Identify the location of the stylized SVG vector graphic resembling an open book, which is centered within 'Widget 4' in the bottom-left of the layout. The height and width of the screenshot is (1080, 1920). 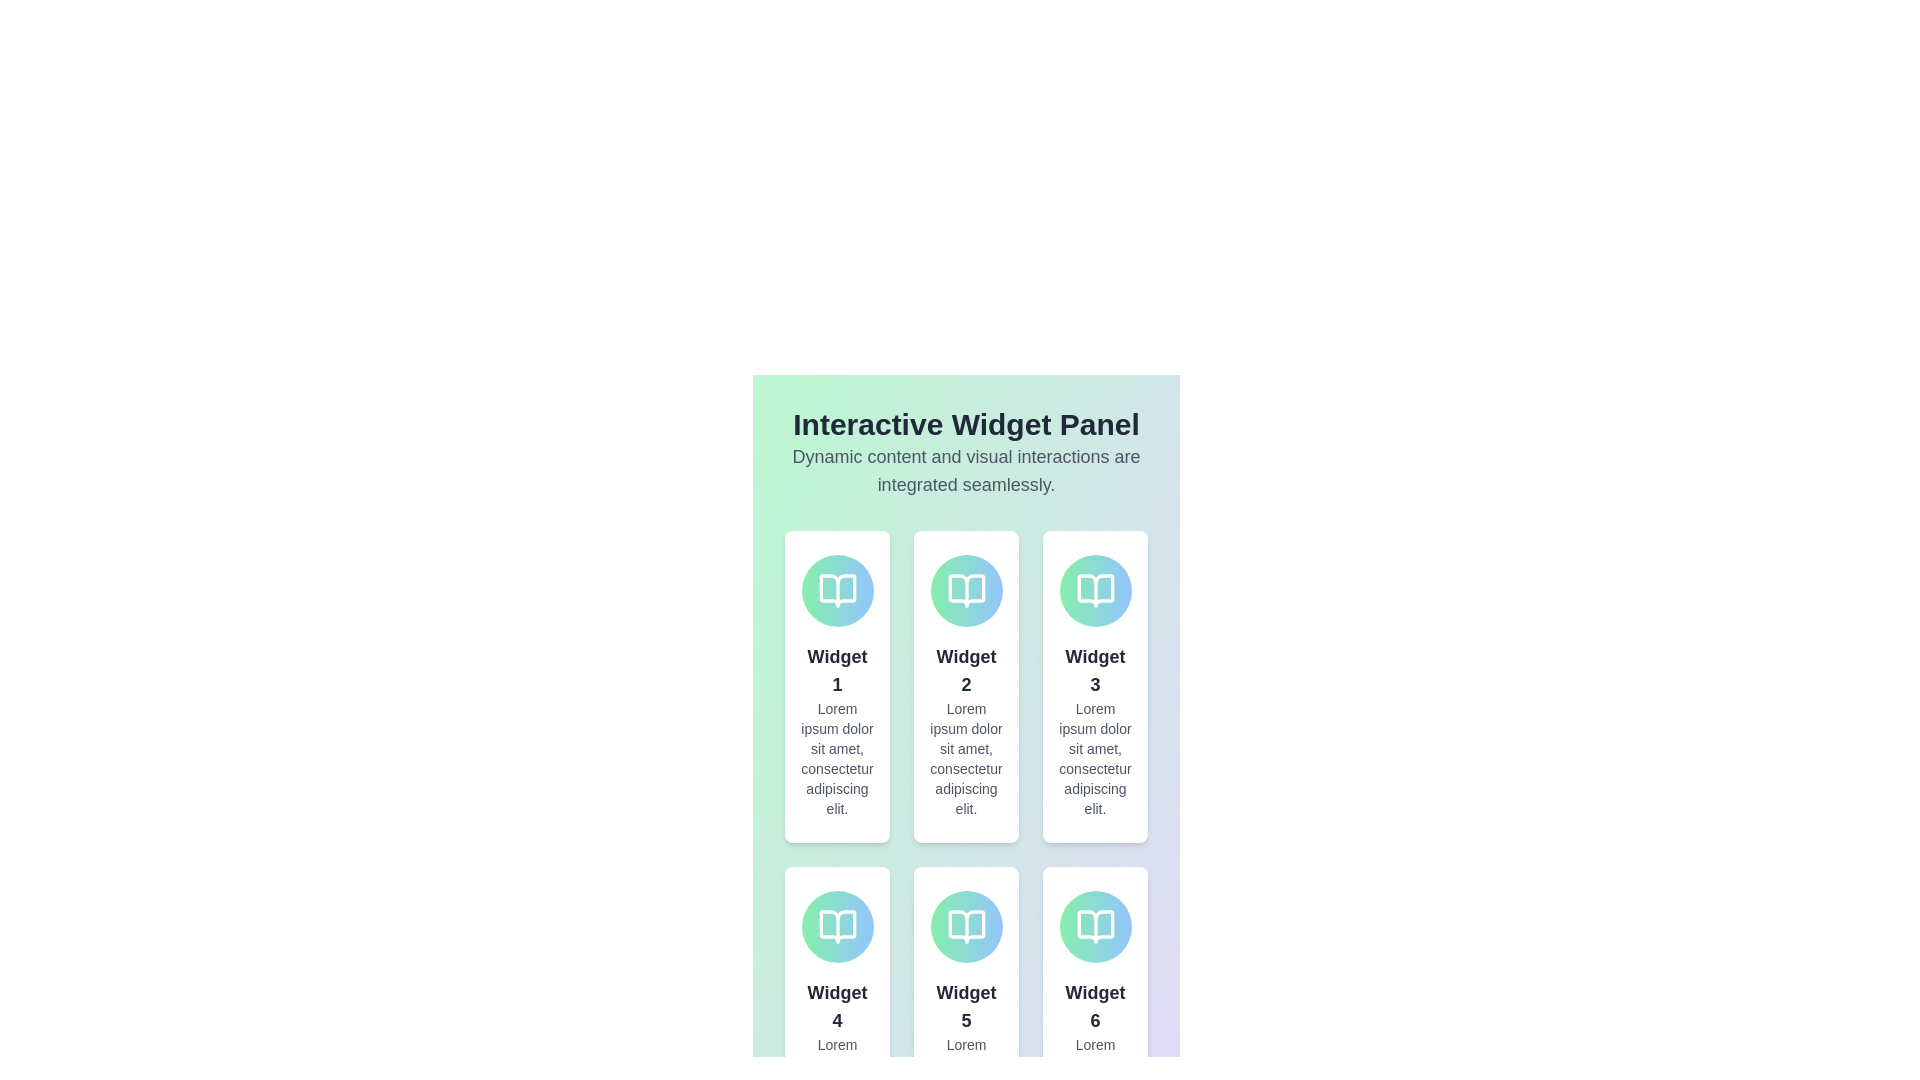
(837, 926).